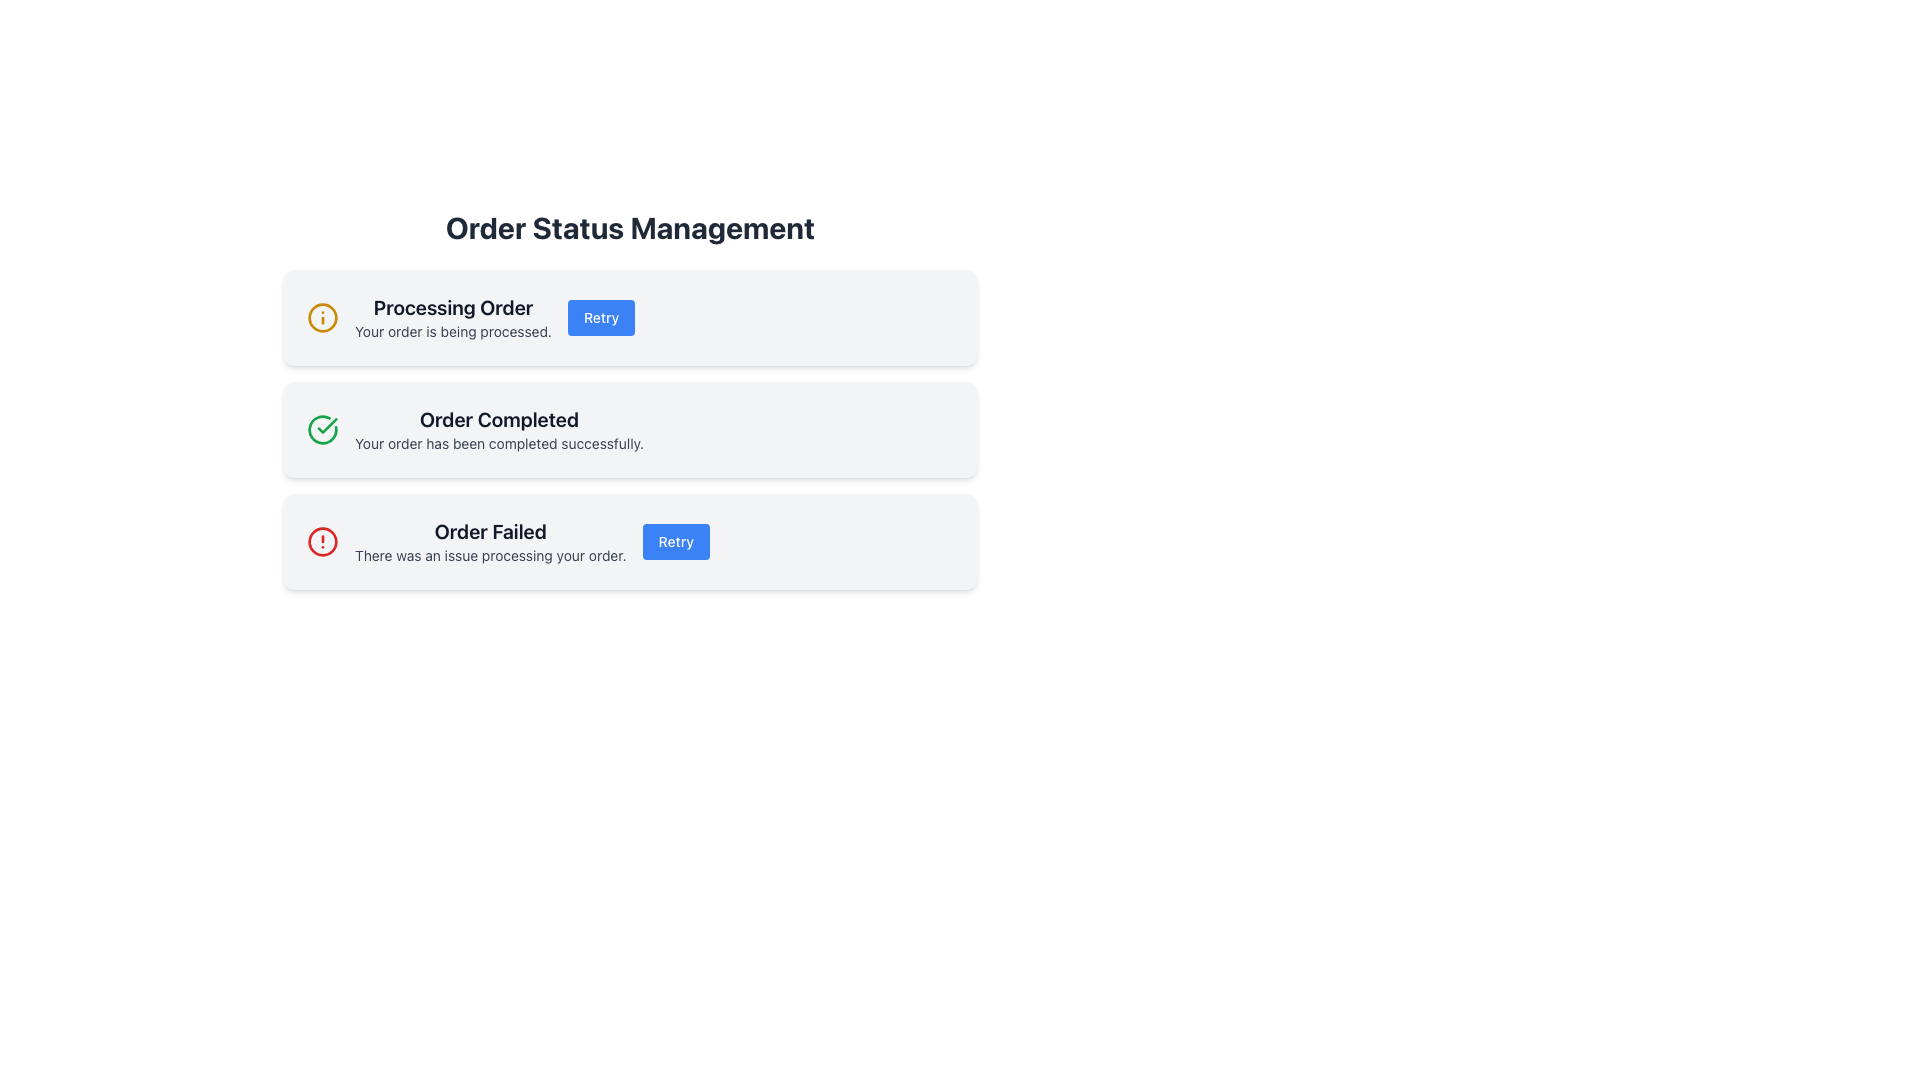  Describe the element at coordinates (629, 428) in the screenshot. I see `the Notification box that displays 'Order Completed' with a green checkmark icon, which is the second box in a vertical list of notifications` at that location.